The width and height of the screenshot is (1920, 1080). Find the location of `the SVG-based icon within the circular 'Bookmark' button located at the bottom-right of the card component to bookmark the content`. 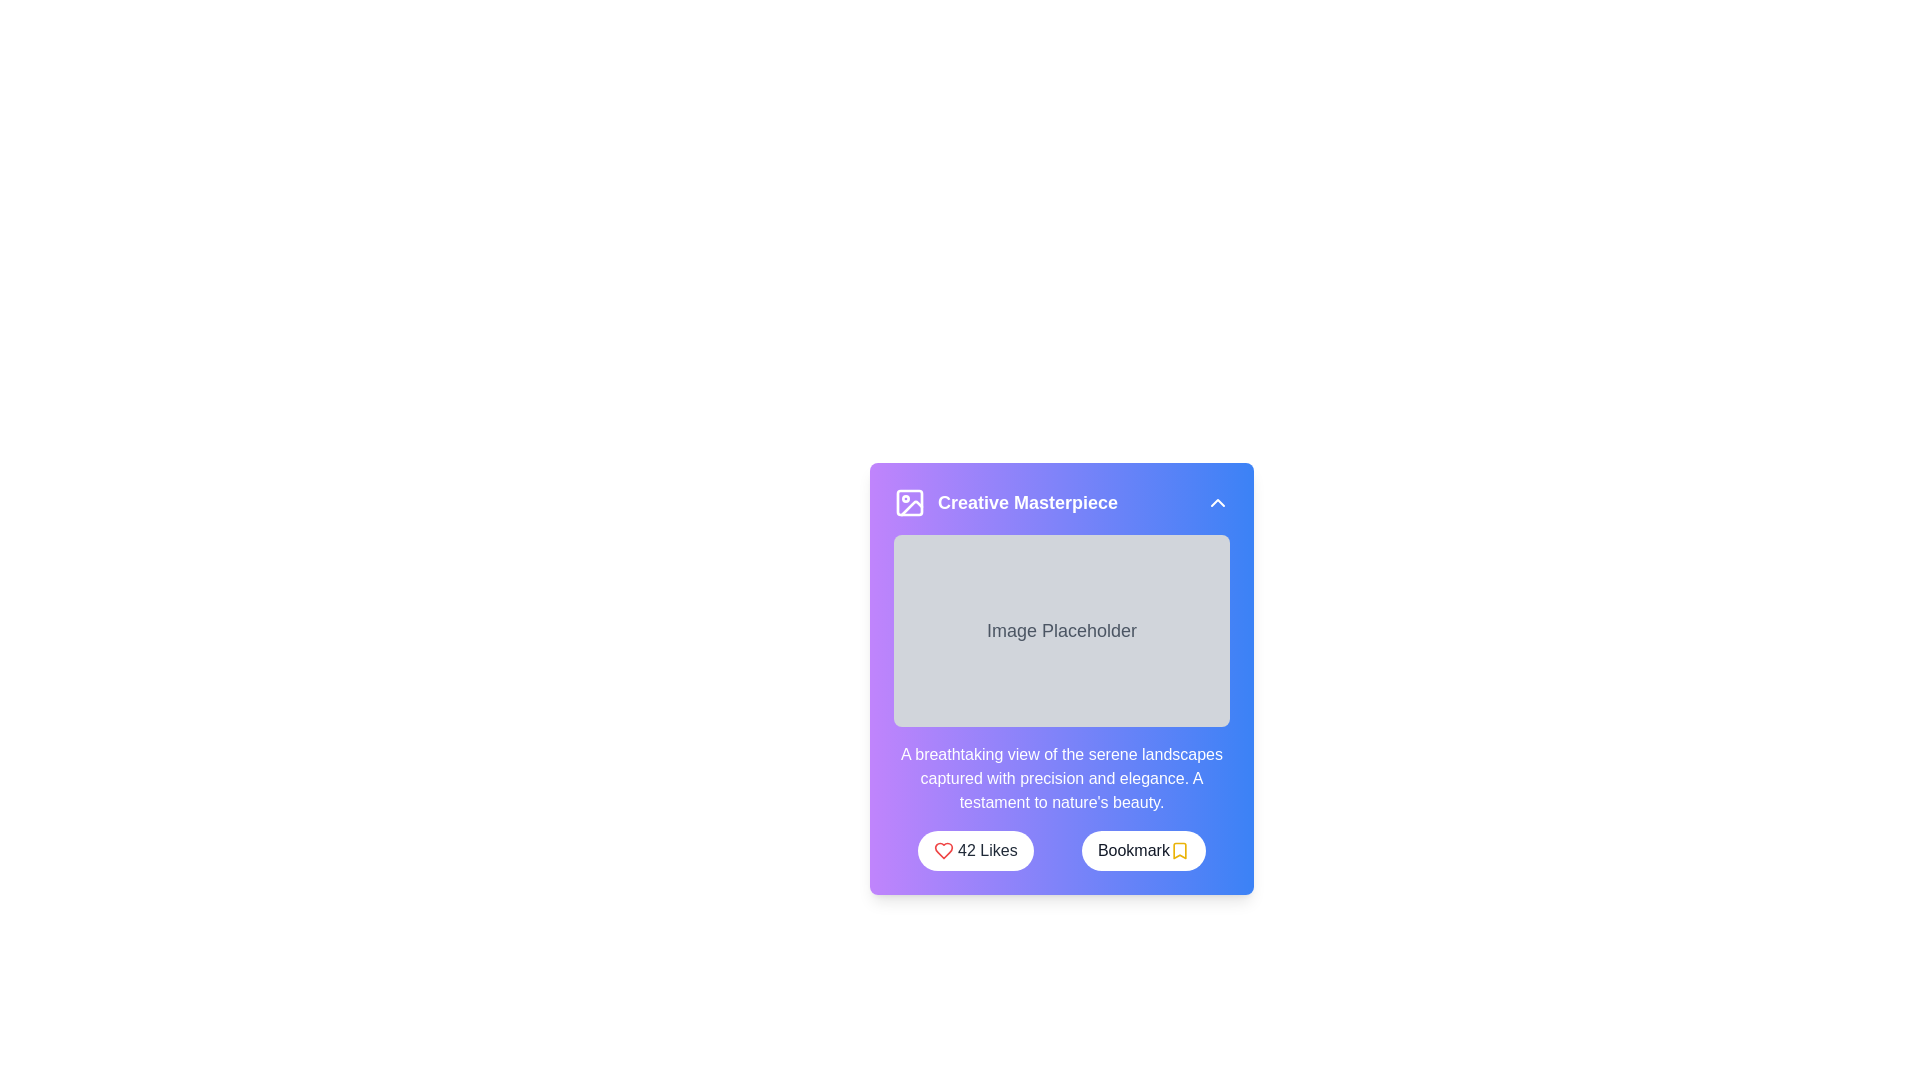

the SVG-based icon within the circular 'Bookmark' button located at the bottom-right of the card component to bookmark the content is located at coordinates (1179, 851).